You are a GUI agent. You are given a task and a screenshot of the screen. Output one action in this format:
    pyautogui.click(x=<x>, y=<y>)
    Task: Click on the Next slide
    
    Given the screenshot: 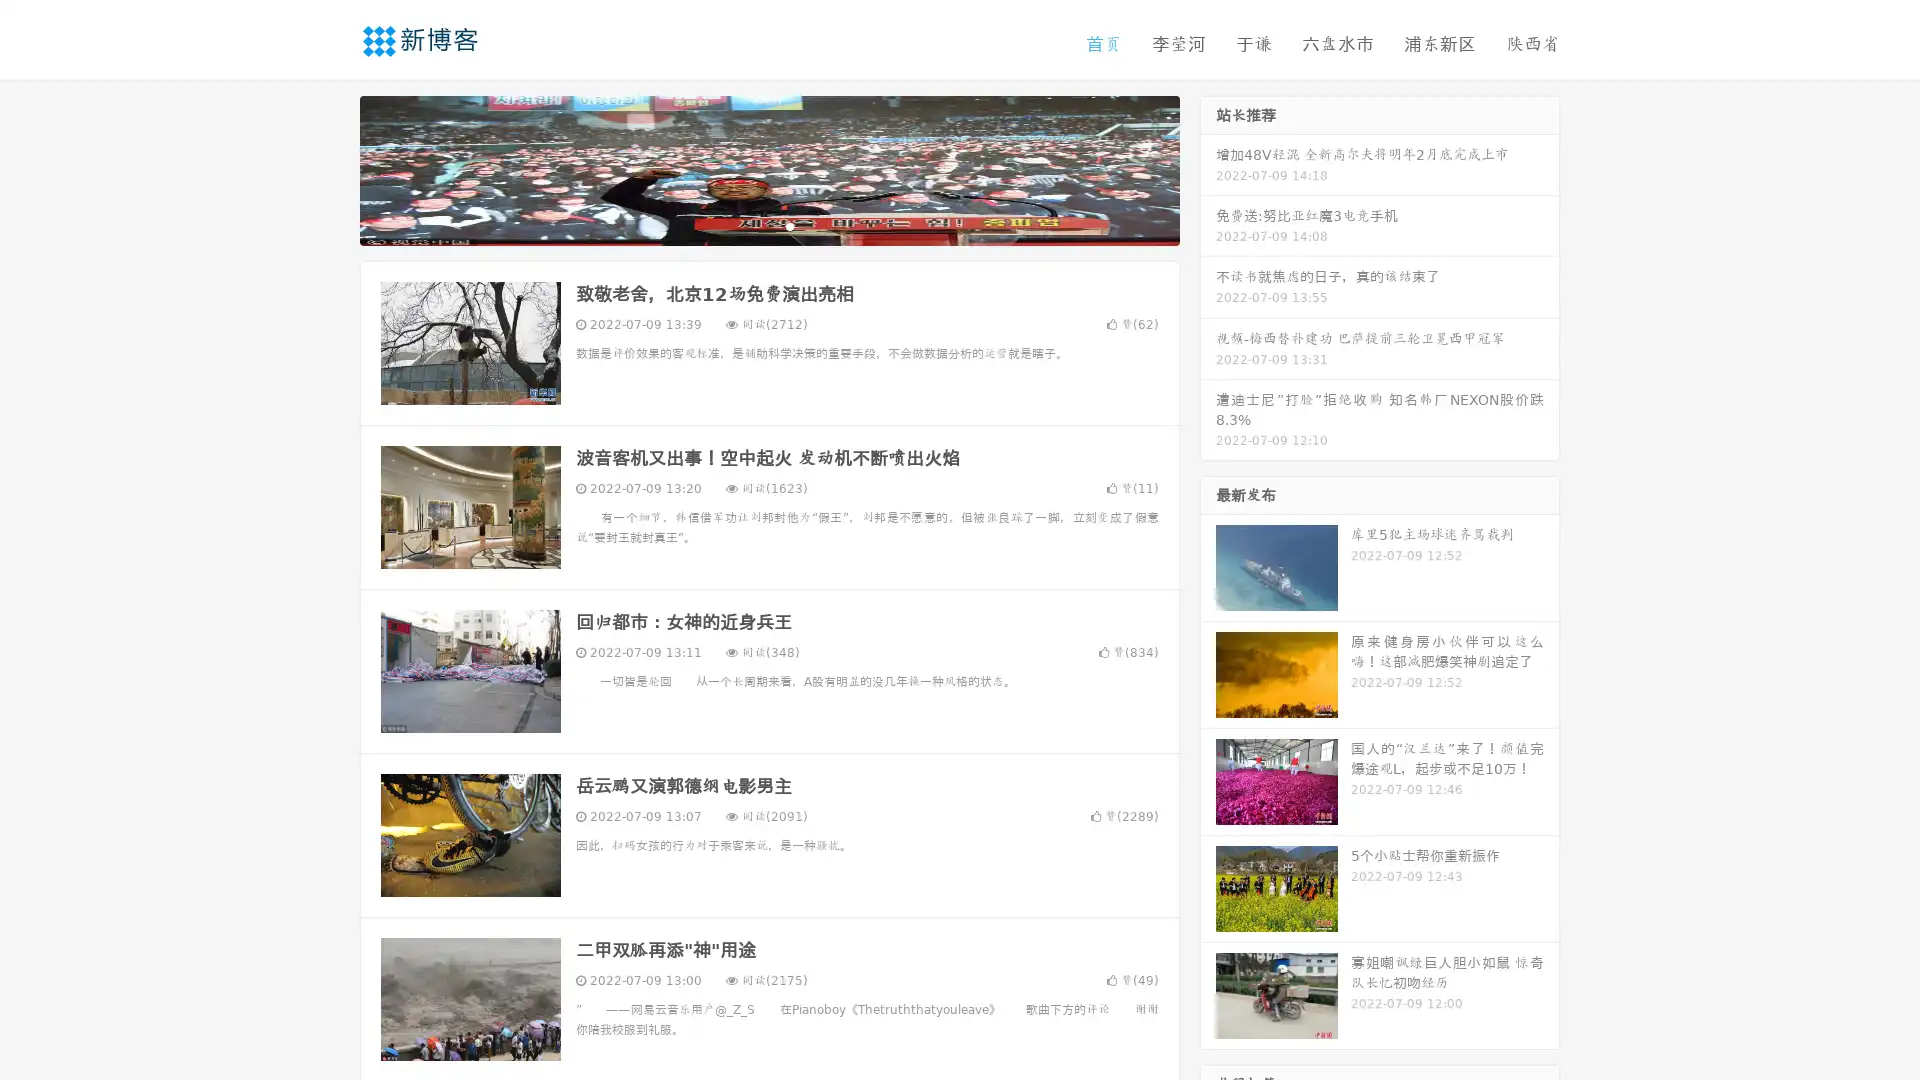 What is the action you would take?
    pyautogui.click(x=1208, y=168)
    